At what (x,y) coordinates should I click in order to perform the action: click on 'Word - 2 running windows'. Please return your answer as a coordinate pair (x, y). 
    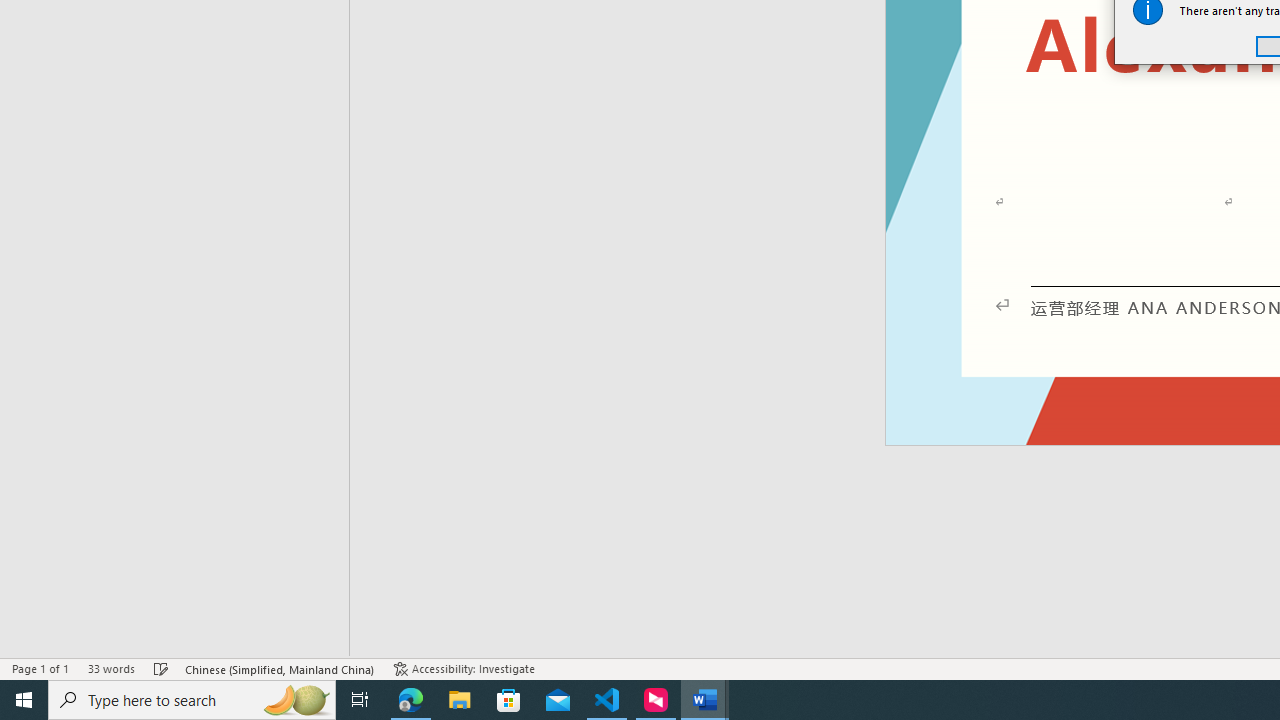
    Looking at the image, I should click on (705, 698).